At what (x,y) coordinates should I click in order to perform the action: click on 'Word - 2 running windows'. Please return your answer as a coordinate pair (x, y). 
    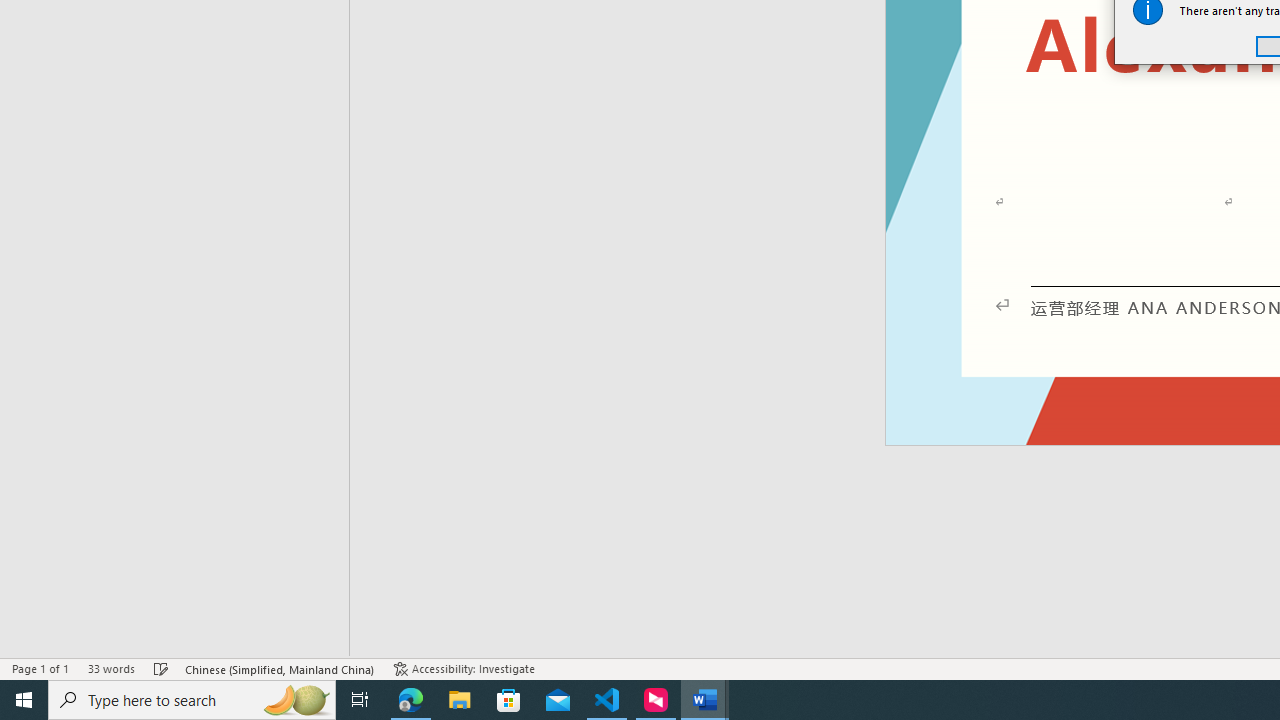
    Looking at the image, I should click on (705, 698).